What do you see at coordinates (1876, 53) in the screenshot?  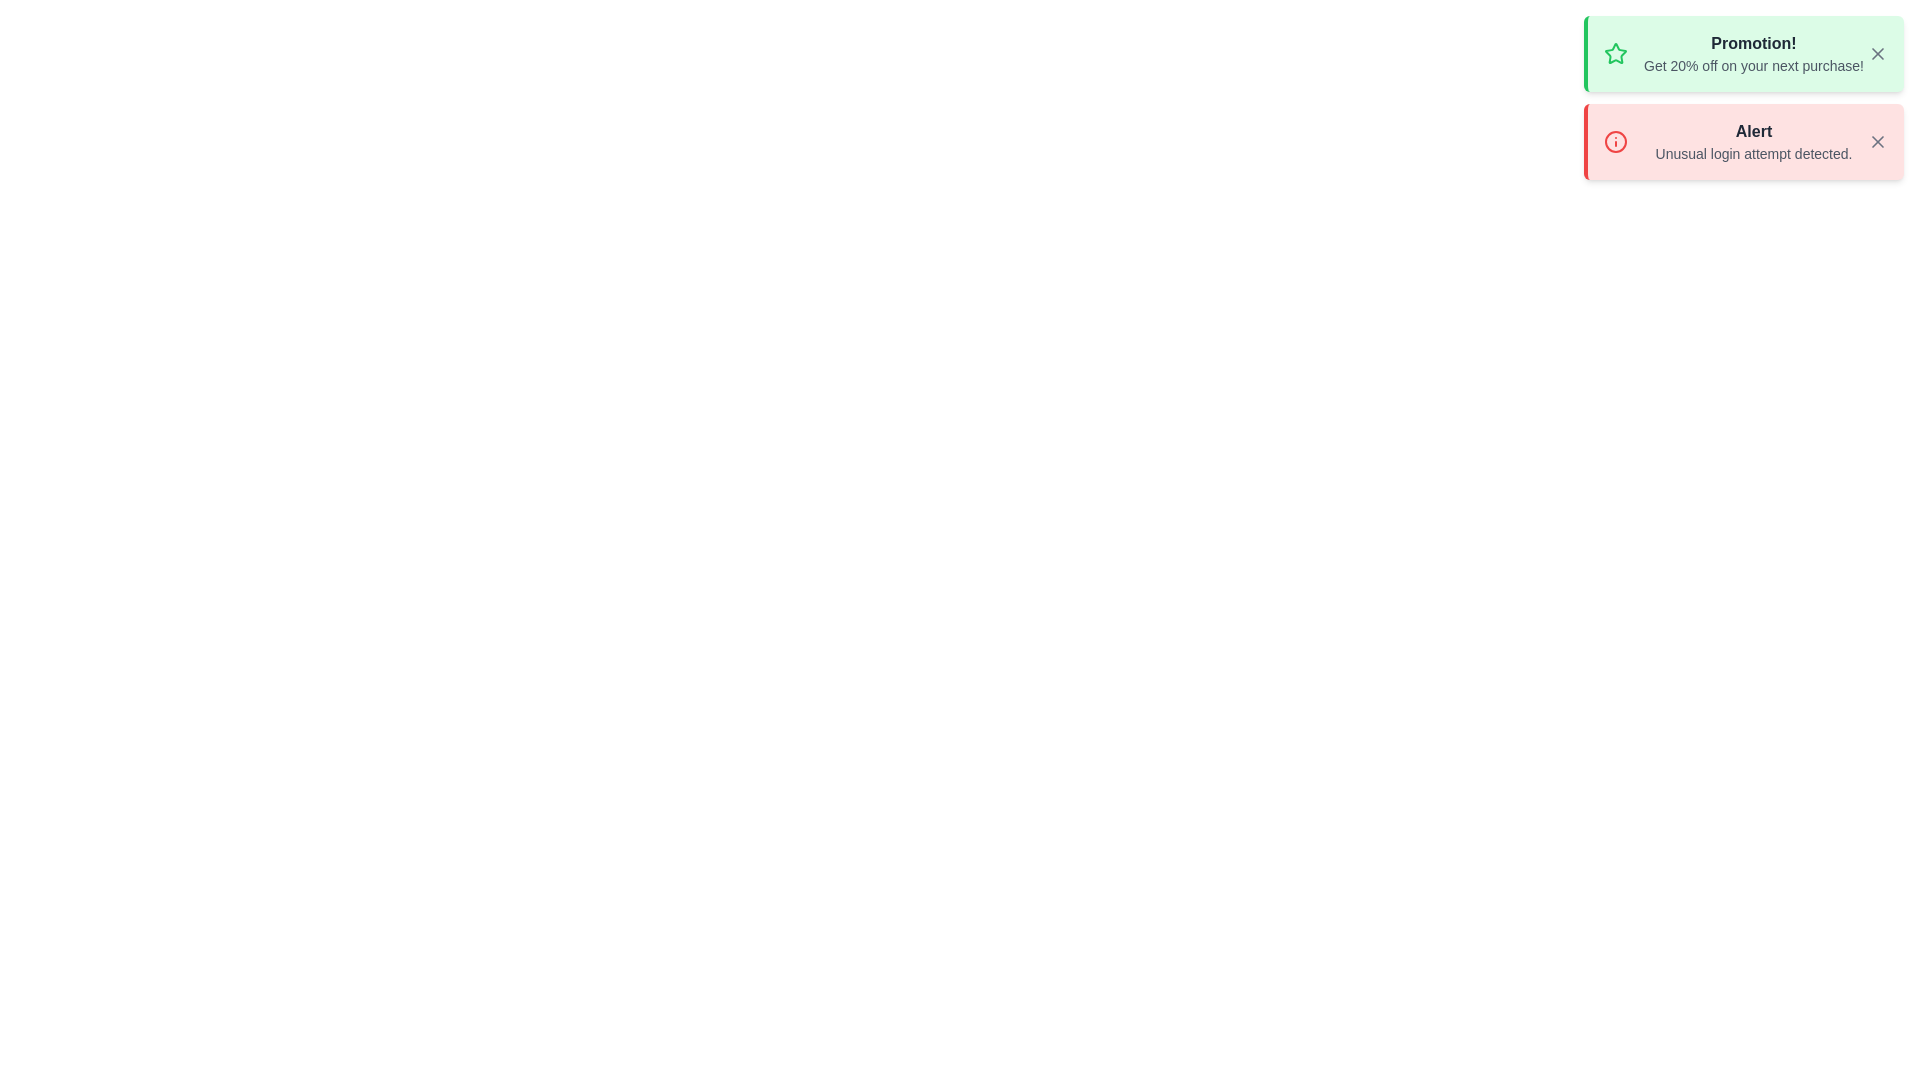 I see `the dismiss button icon located at the top-right corner of the green 'Promotion!' message box to observe its styling change` at bounding box center [1876, 53].